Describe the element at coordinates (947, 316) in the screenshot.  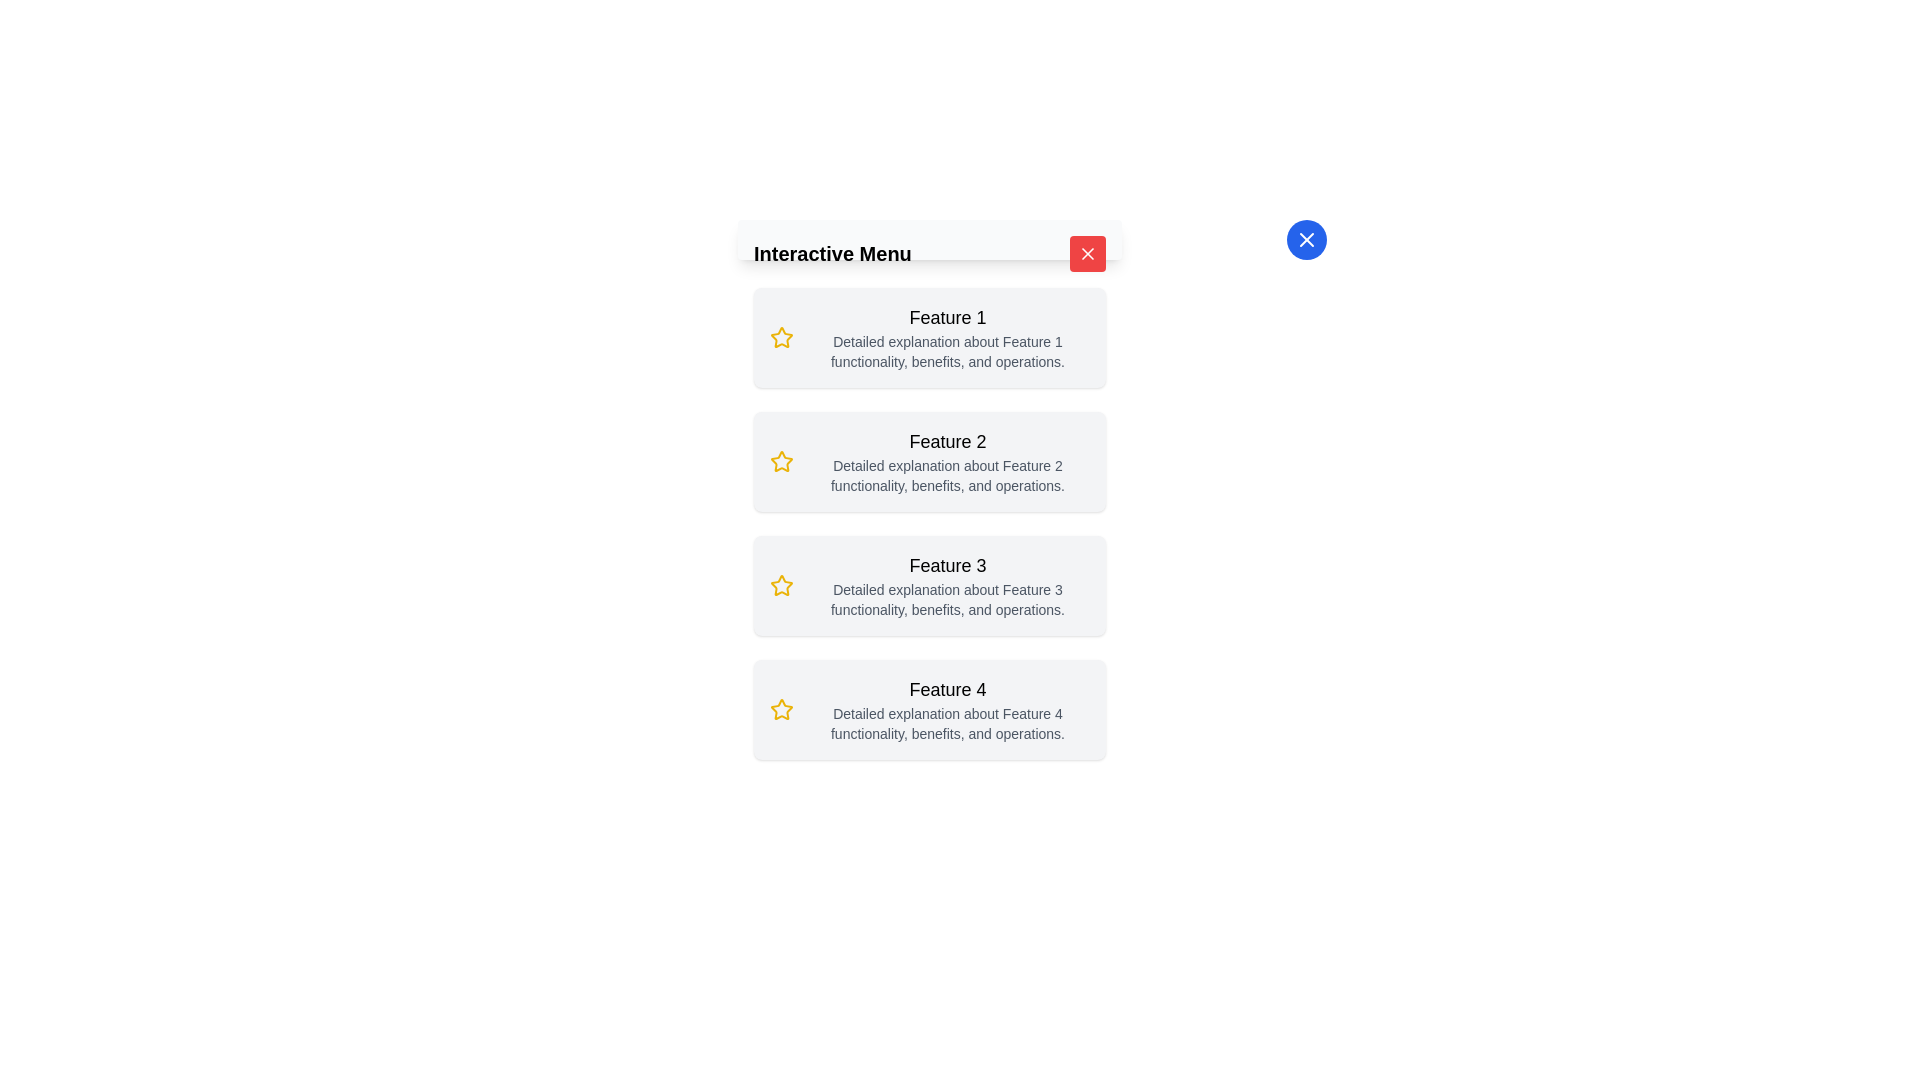
I see `text content of the text label displaying 'Feature 1', which is the first line in the vertically listed group of feature descriptions` at that location.